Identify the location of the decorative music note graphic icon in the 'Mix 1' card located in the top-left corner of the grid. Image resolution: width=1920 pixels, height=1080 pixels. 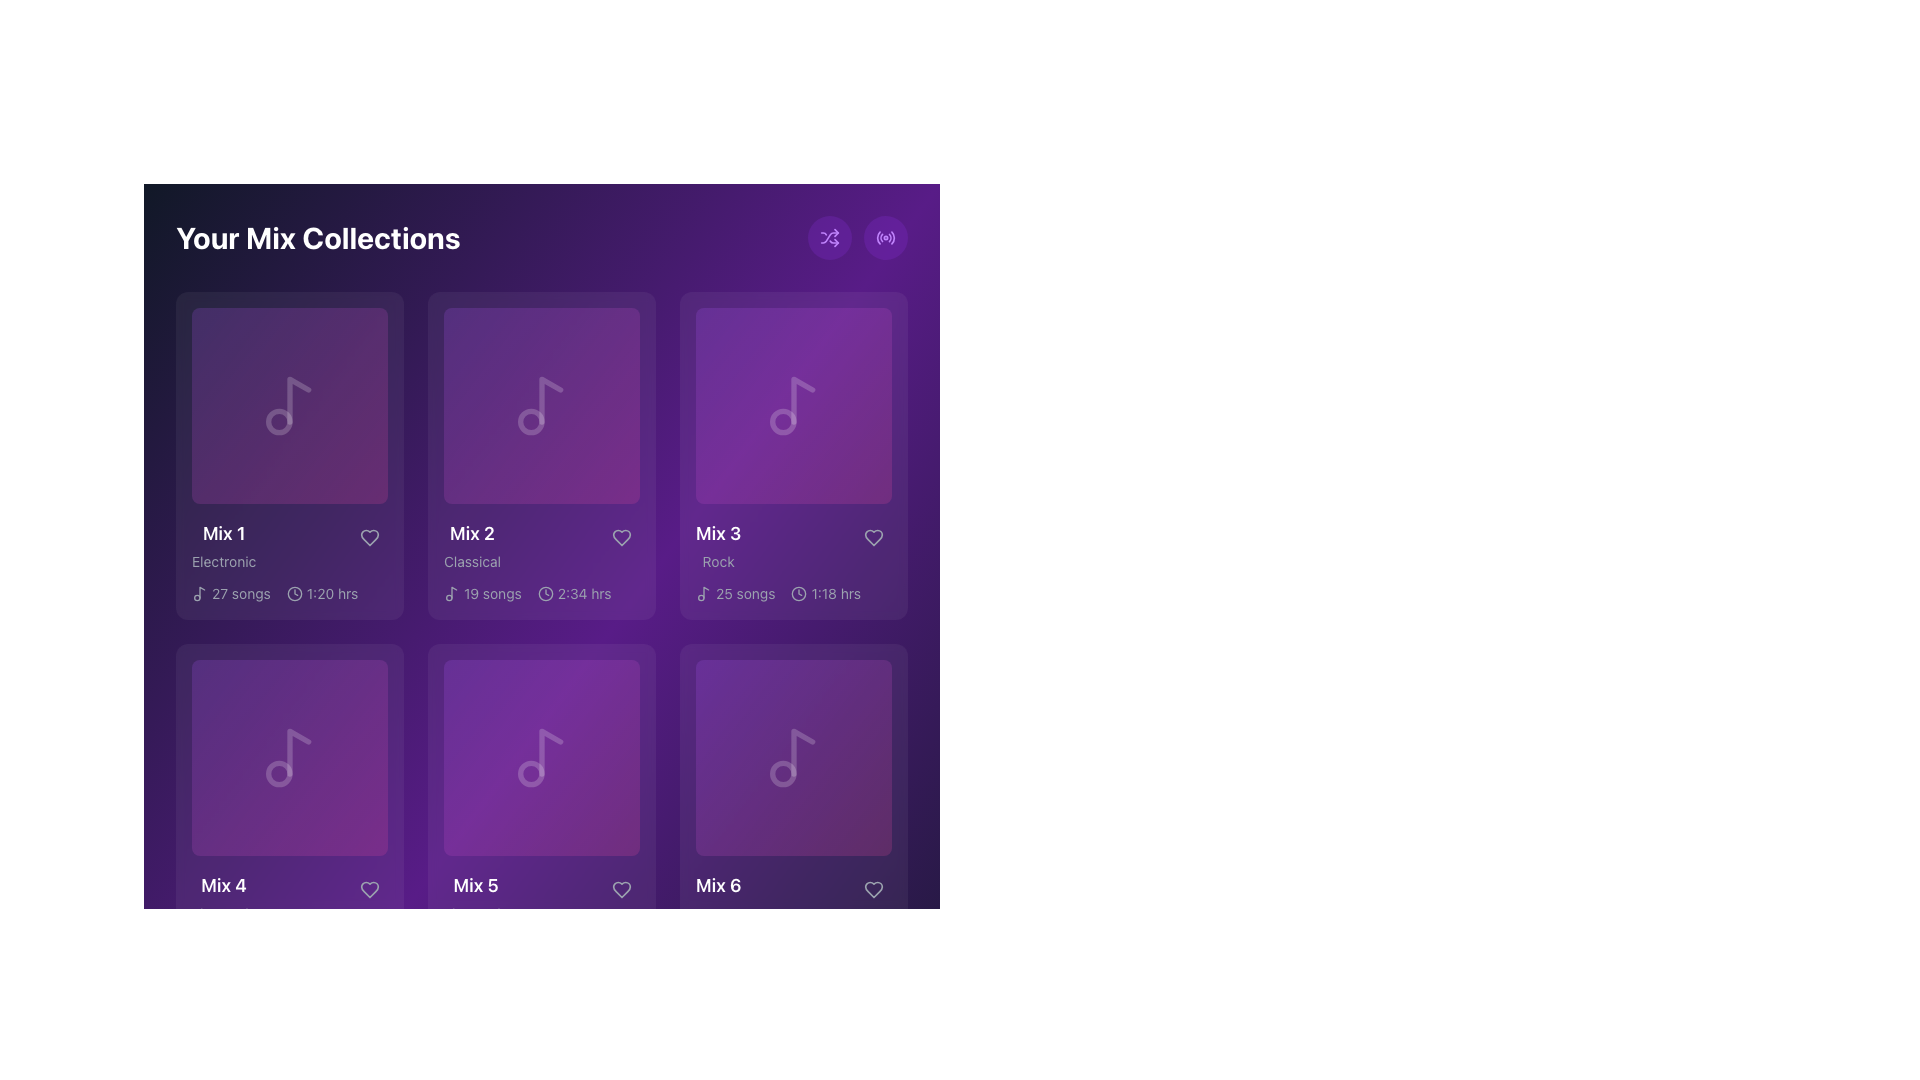
(278, 420).